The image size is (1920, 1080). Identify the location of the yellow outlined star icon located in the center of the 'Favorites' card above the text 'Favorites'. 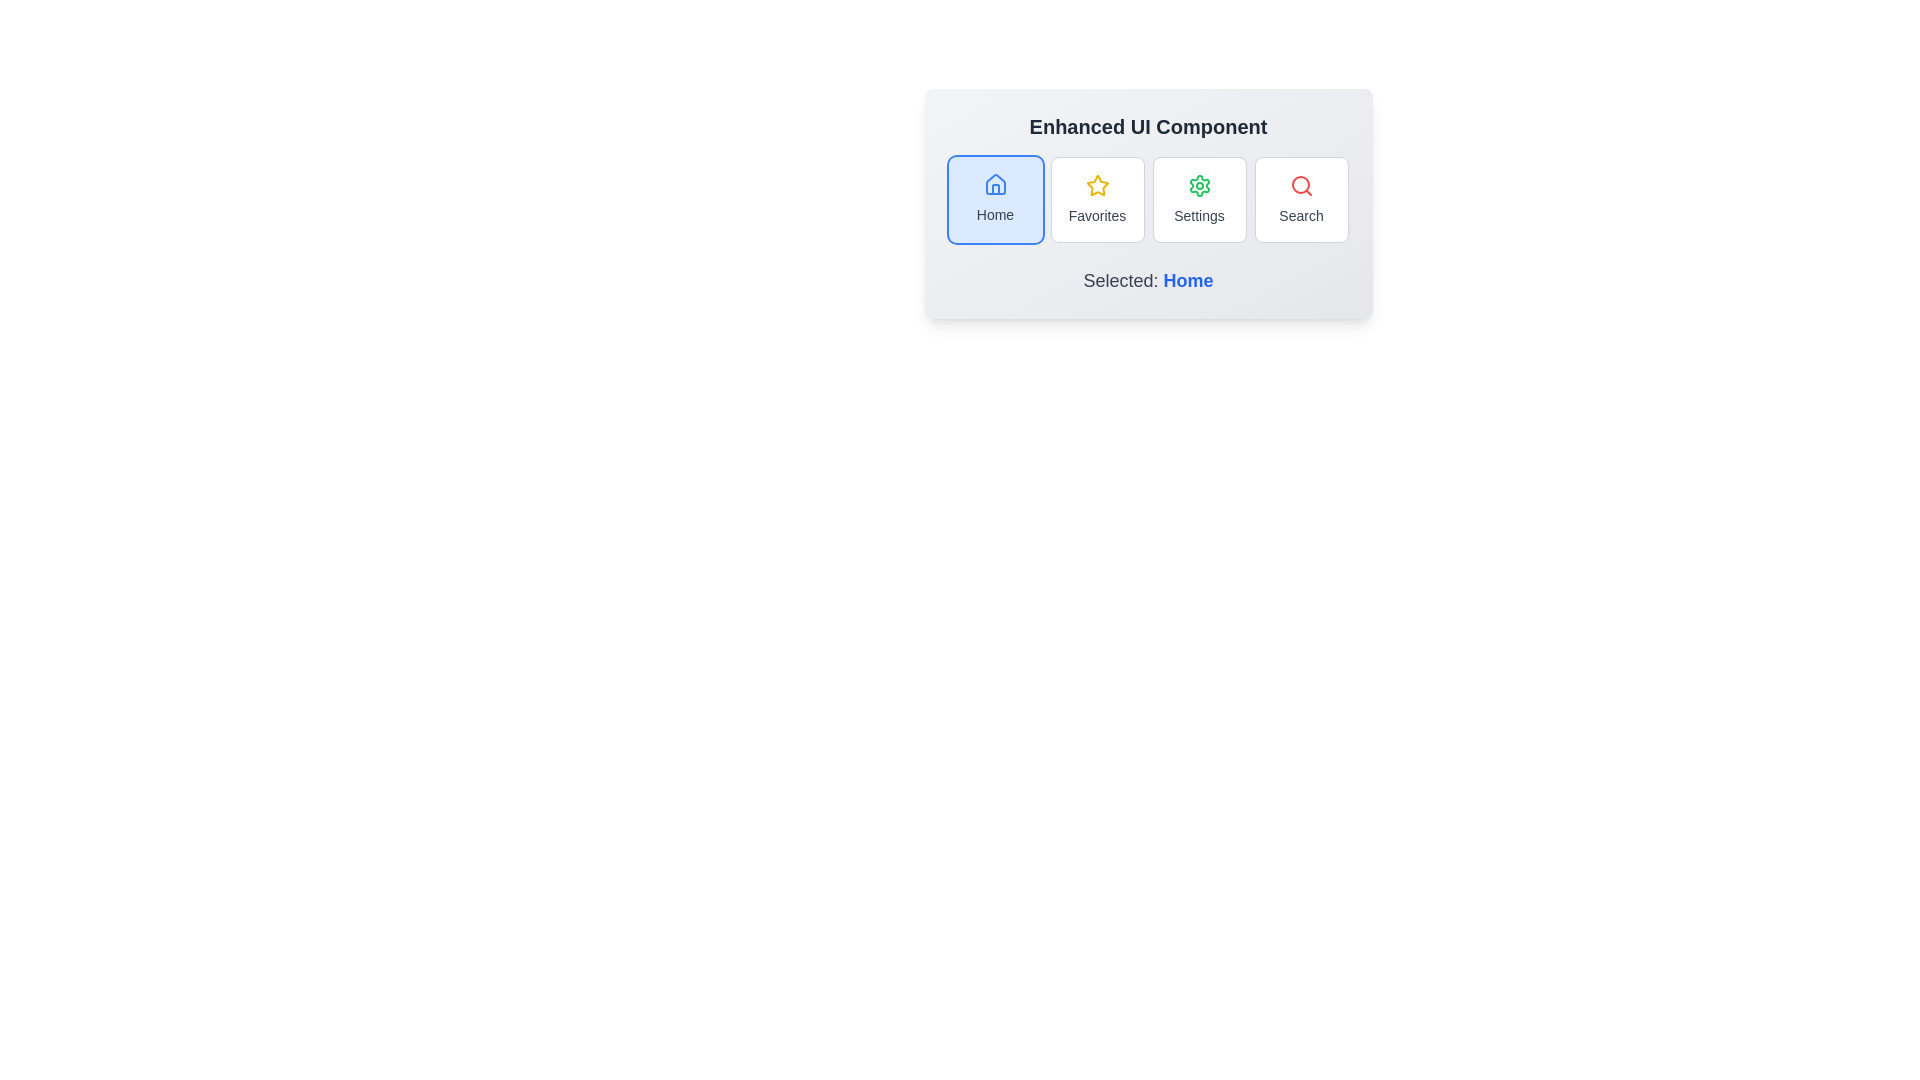
(1096, 185).